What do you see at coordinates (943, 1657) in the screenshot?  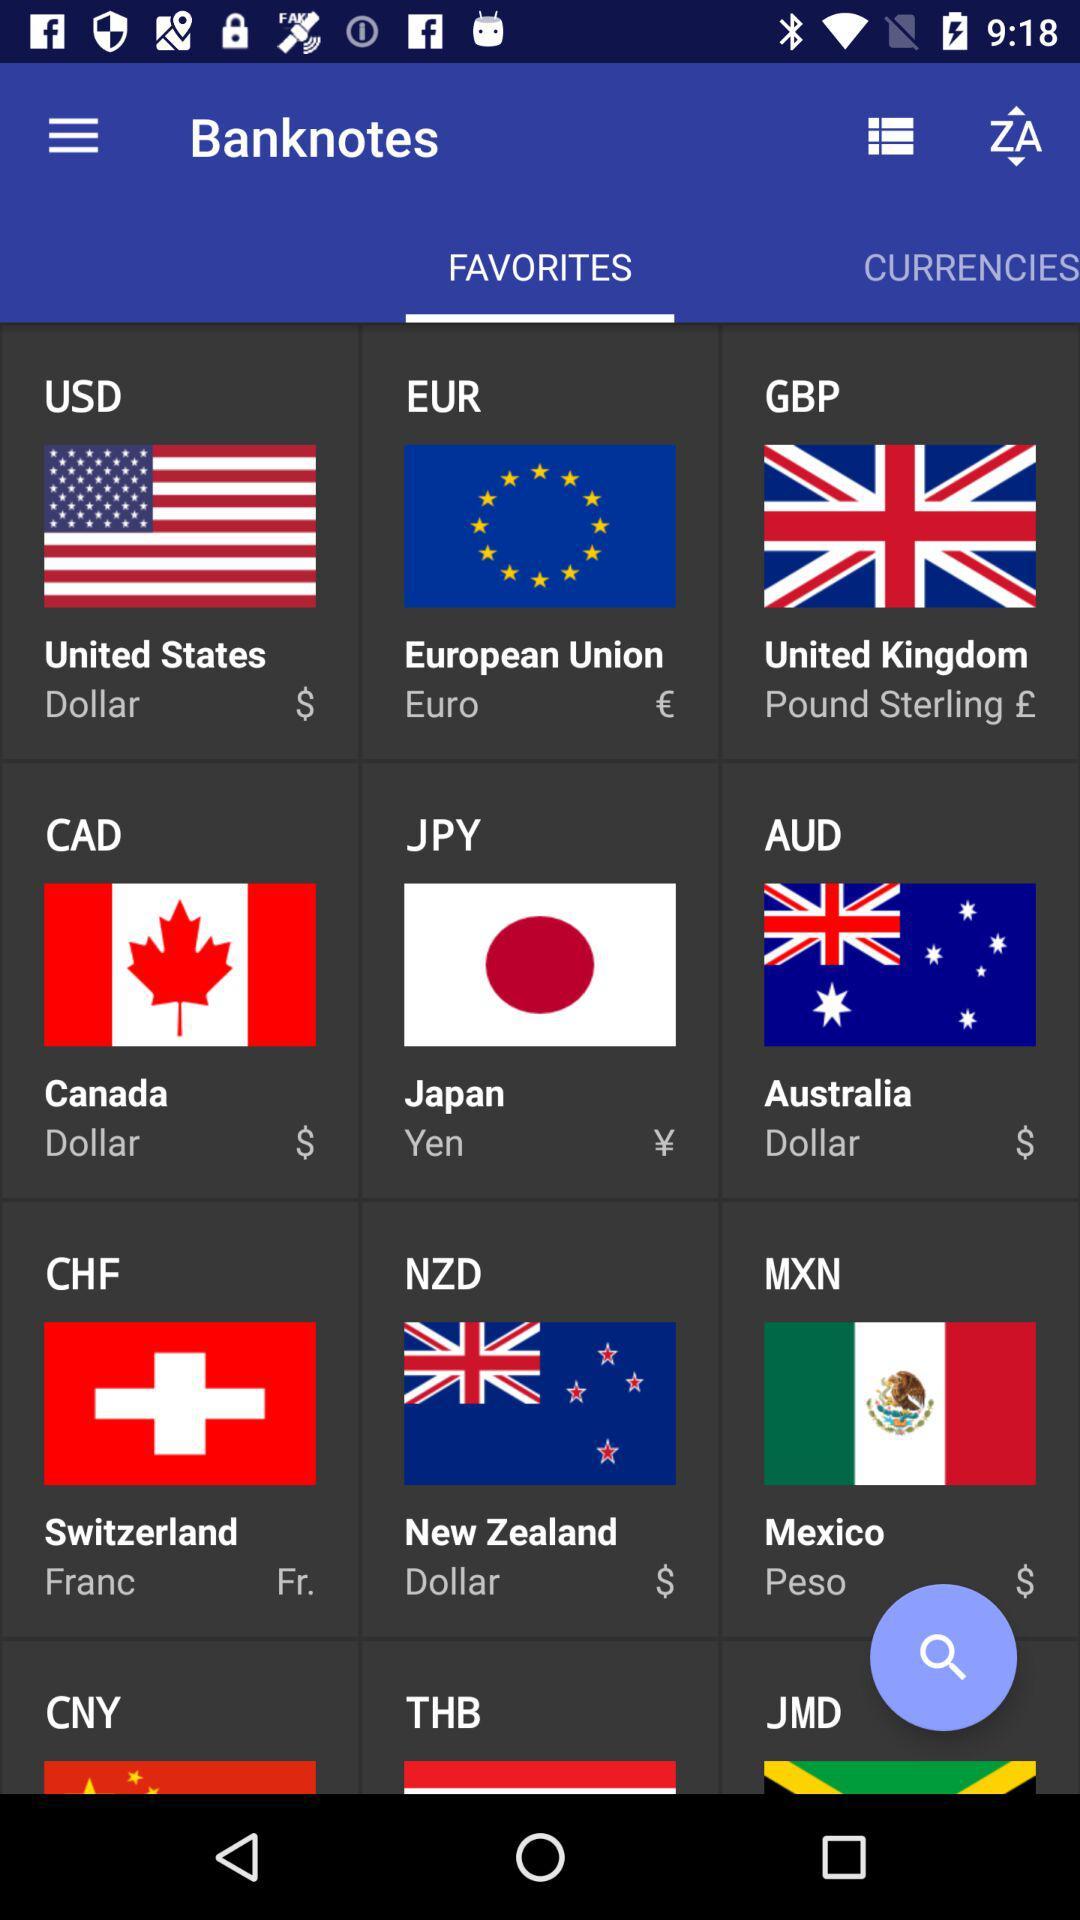 I see `the search icon` at bounding box center [943, 1657].